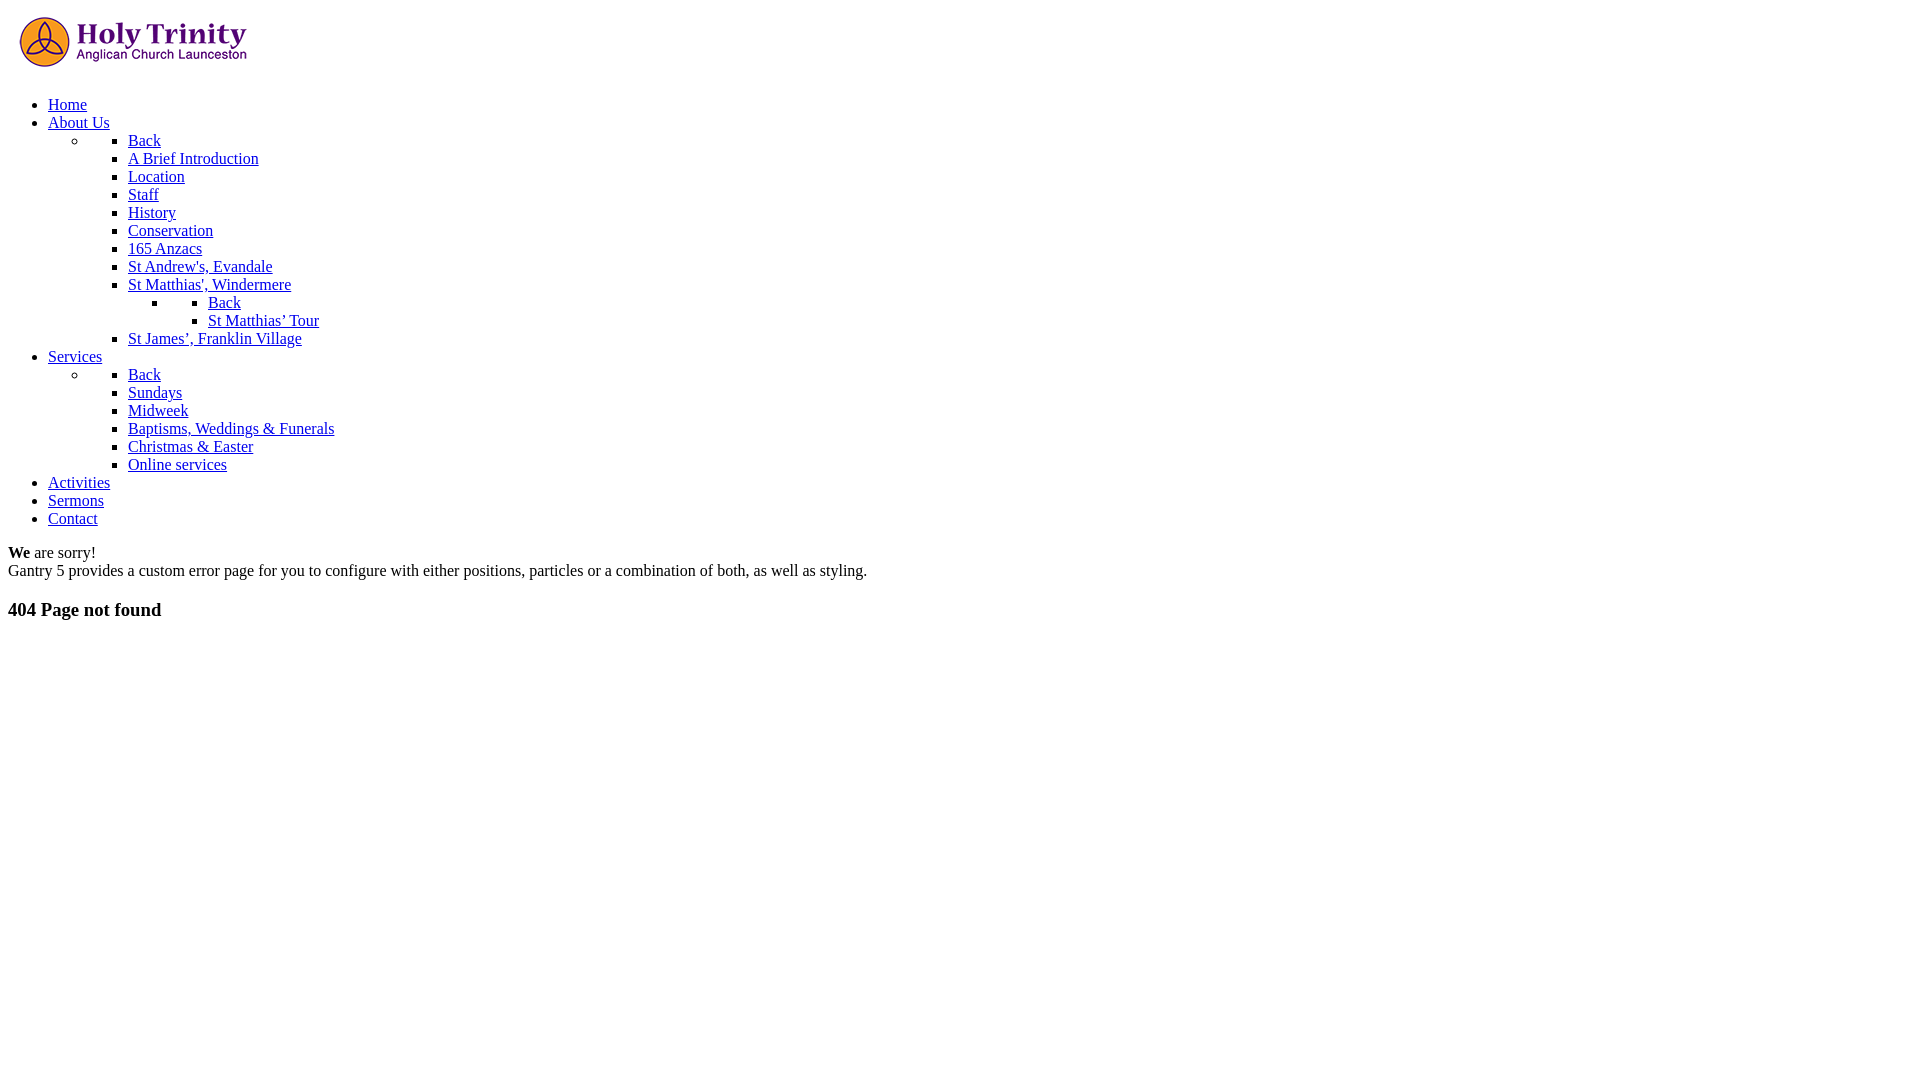 This screenshot has width=1920, height=1080. I want to click on 'Staff', so click(142, 194).